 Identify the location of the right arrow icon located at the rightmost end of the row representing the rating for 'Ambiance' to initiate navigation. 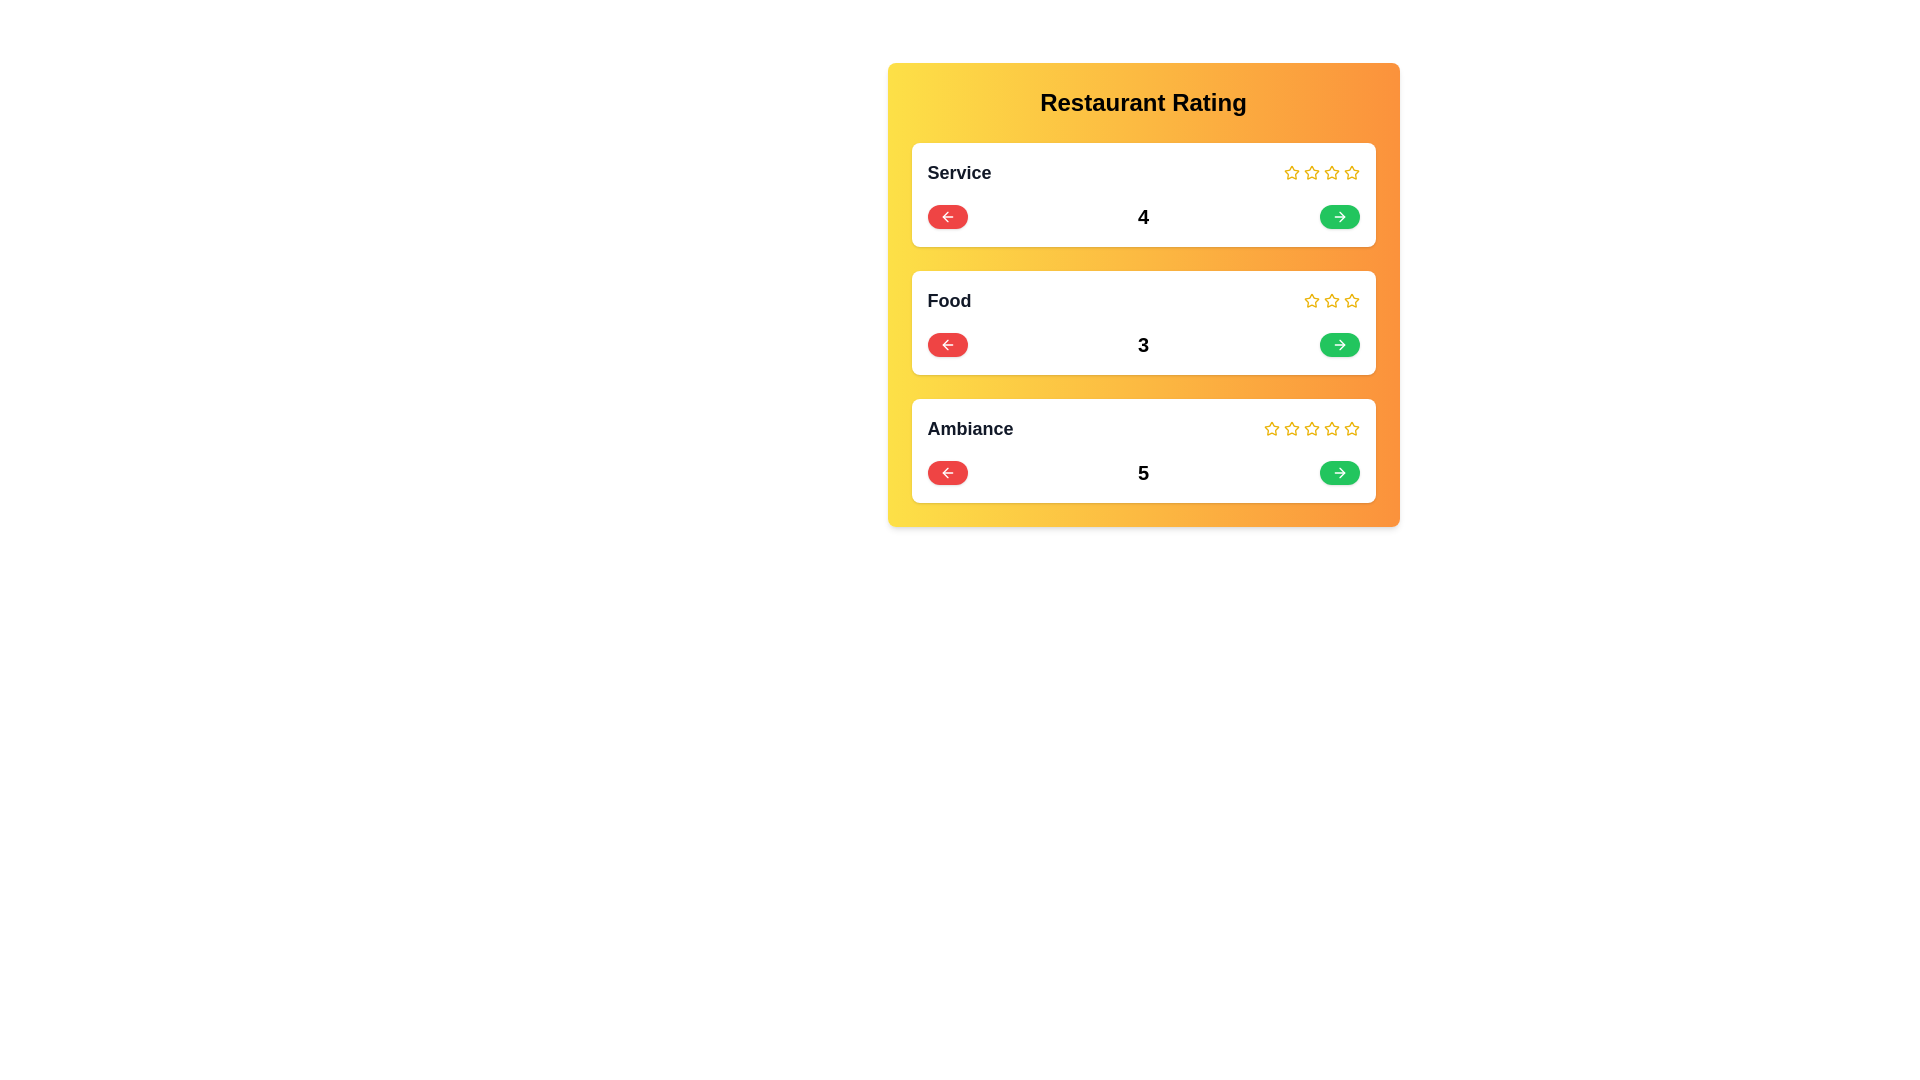
(1340, 473).